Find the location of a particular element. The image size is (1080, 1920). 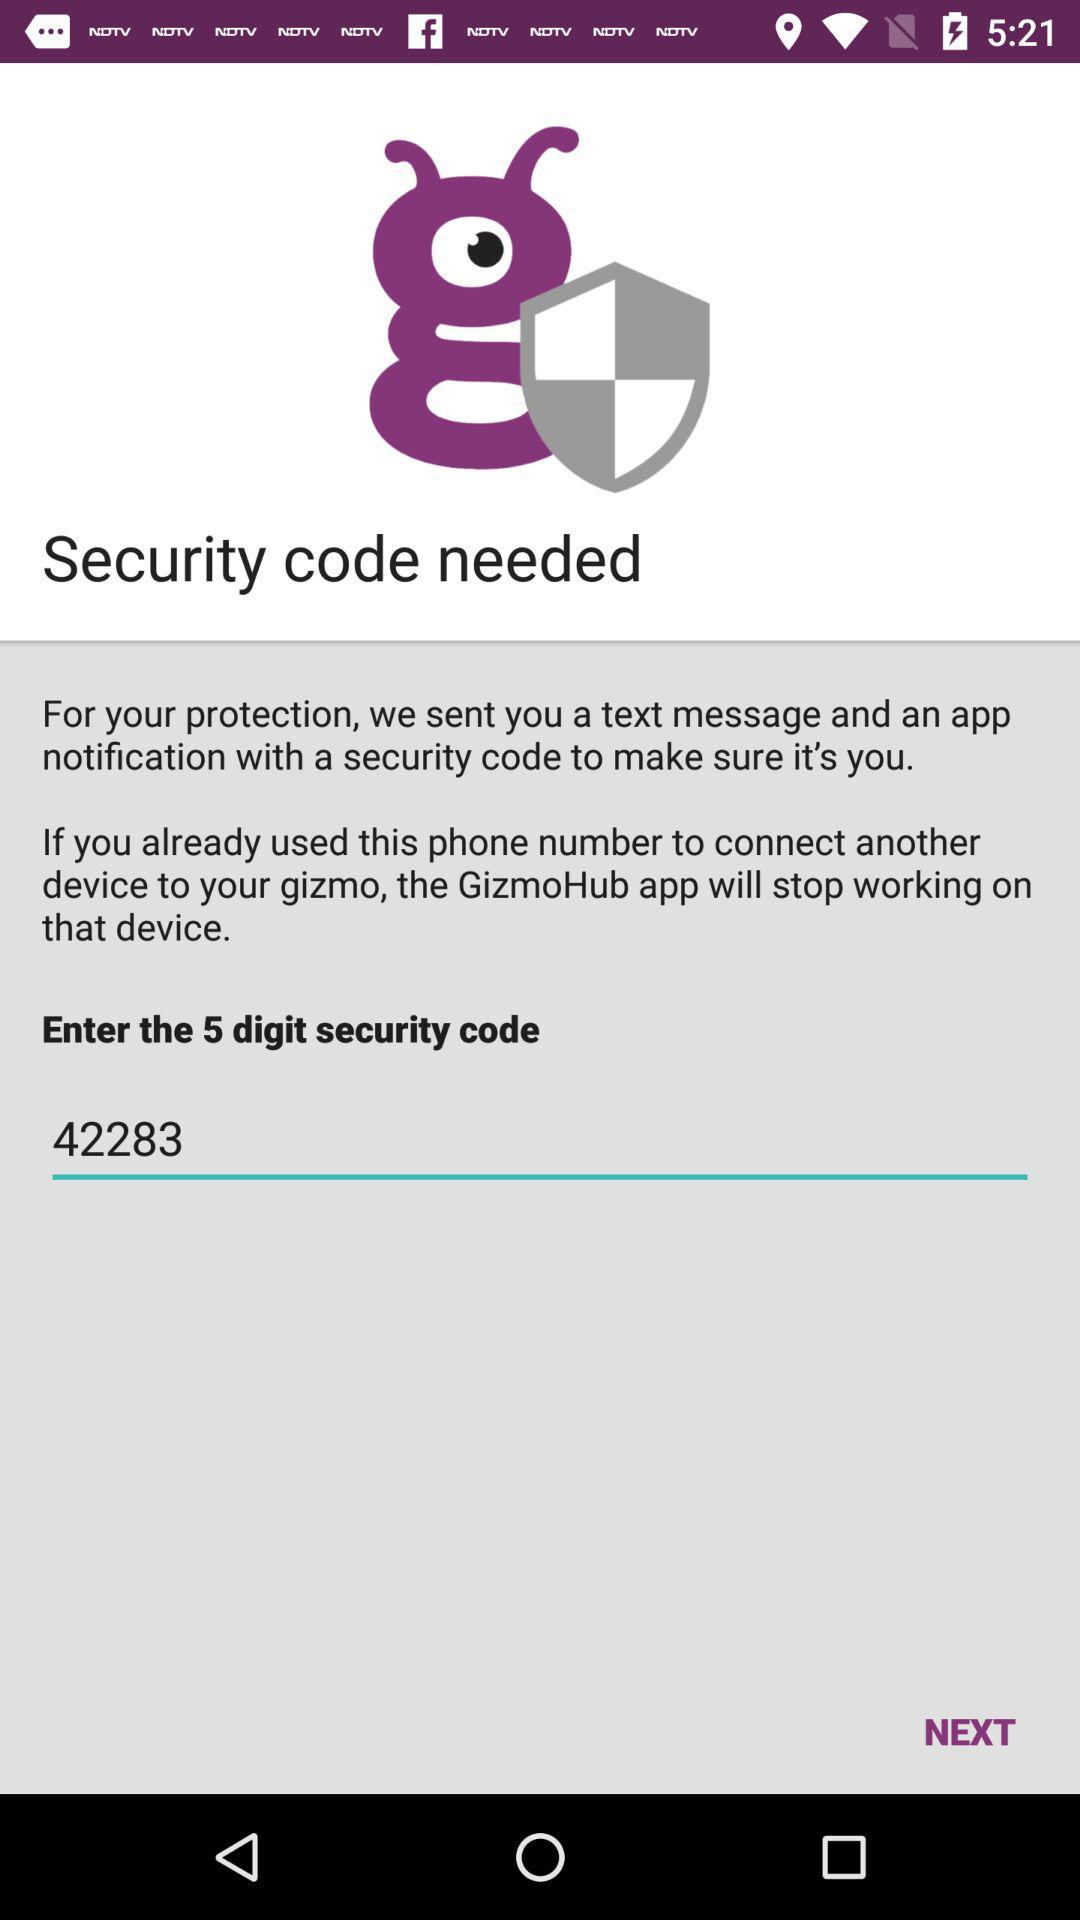

42283 item is located at coordinates (540, 1138).